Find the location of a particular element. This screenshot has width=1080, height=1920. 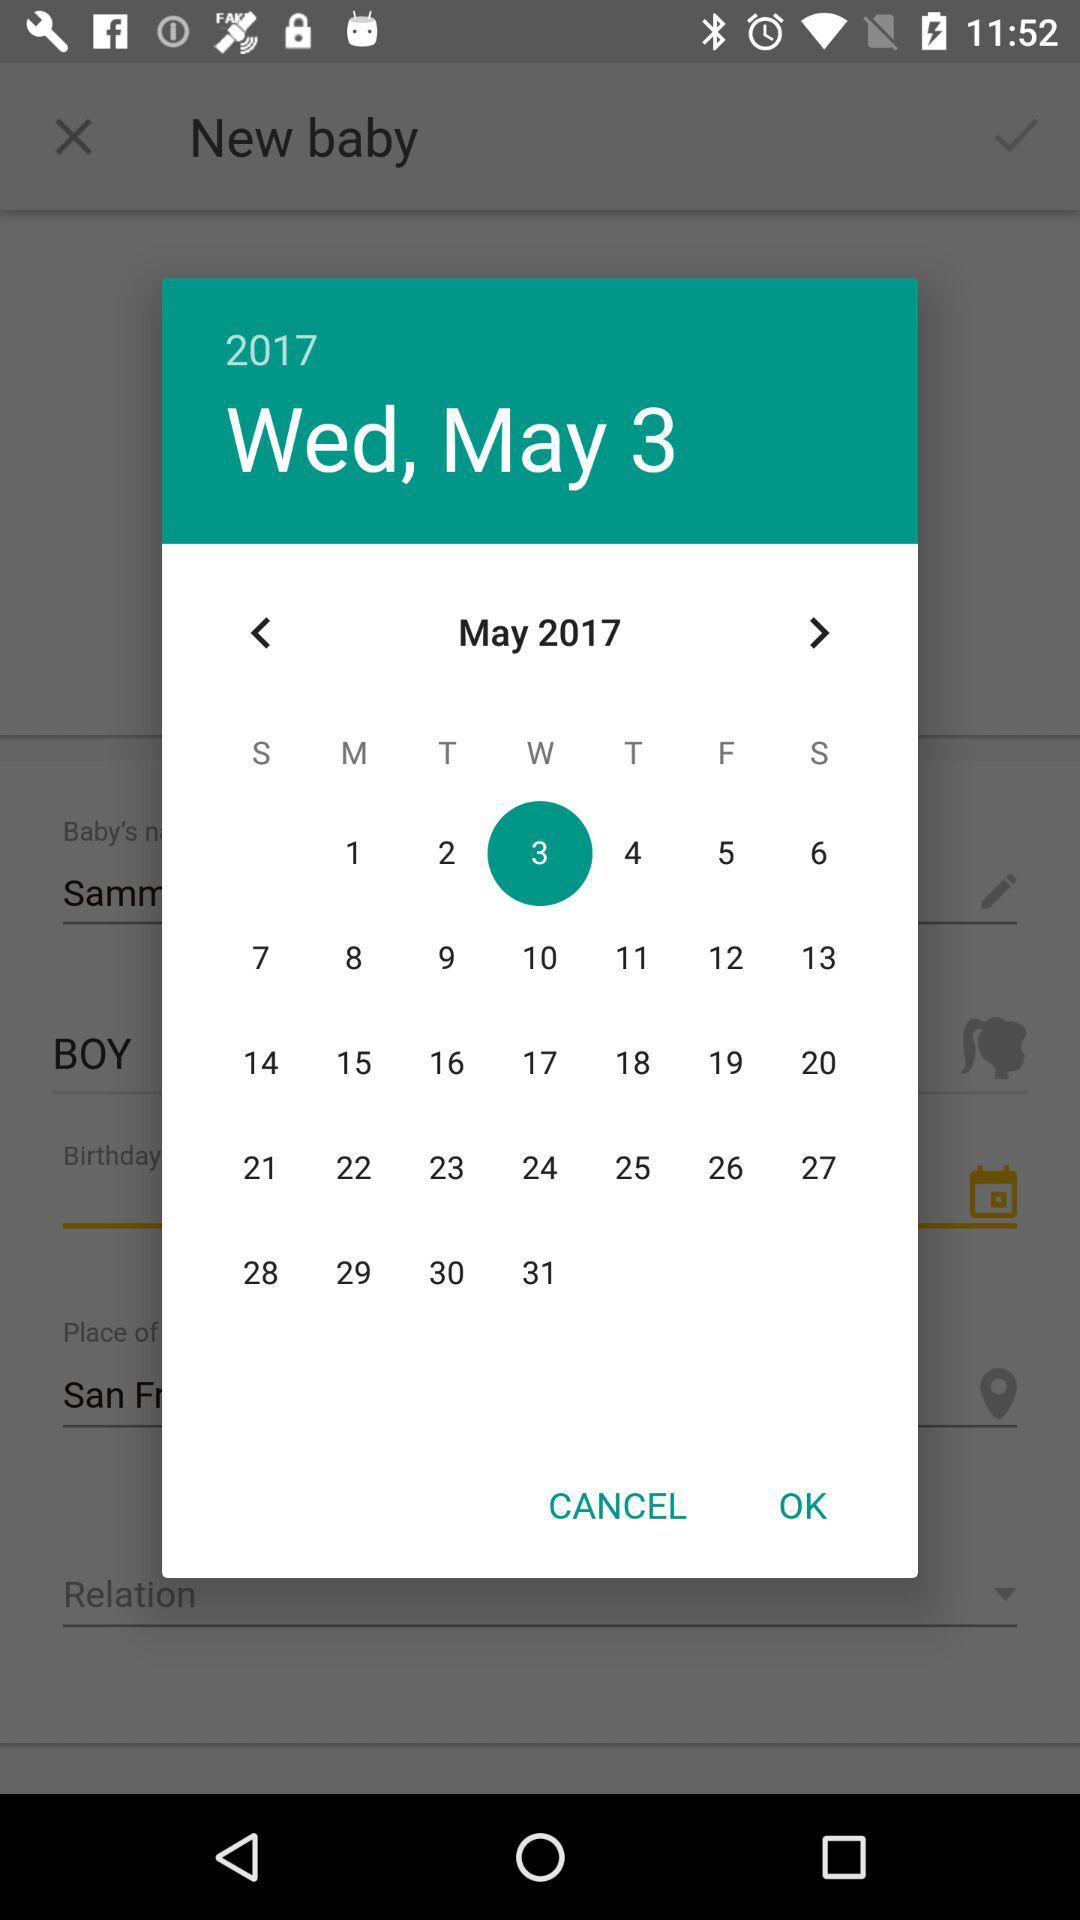

ok at the bottom right corner is located at coordinates (801, 1504).